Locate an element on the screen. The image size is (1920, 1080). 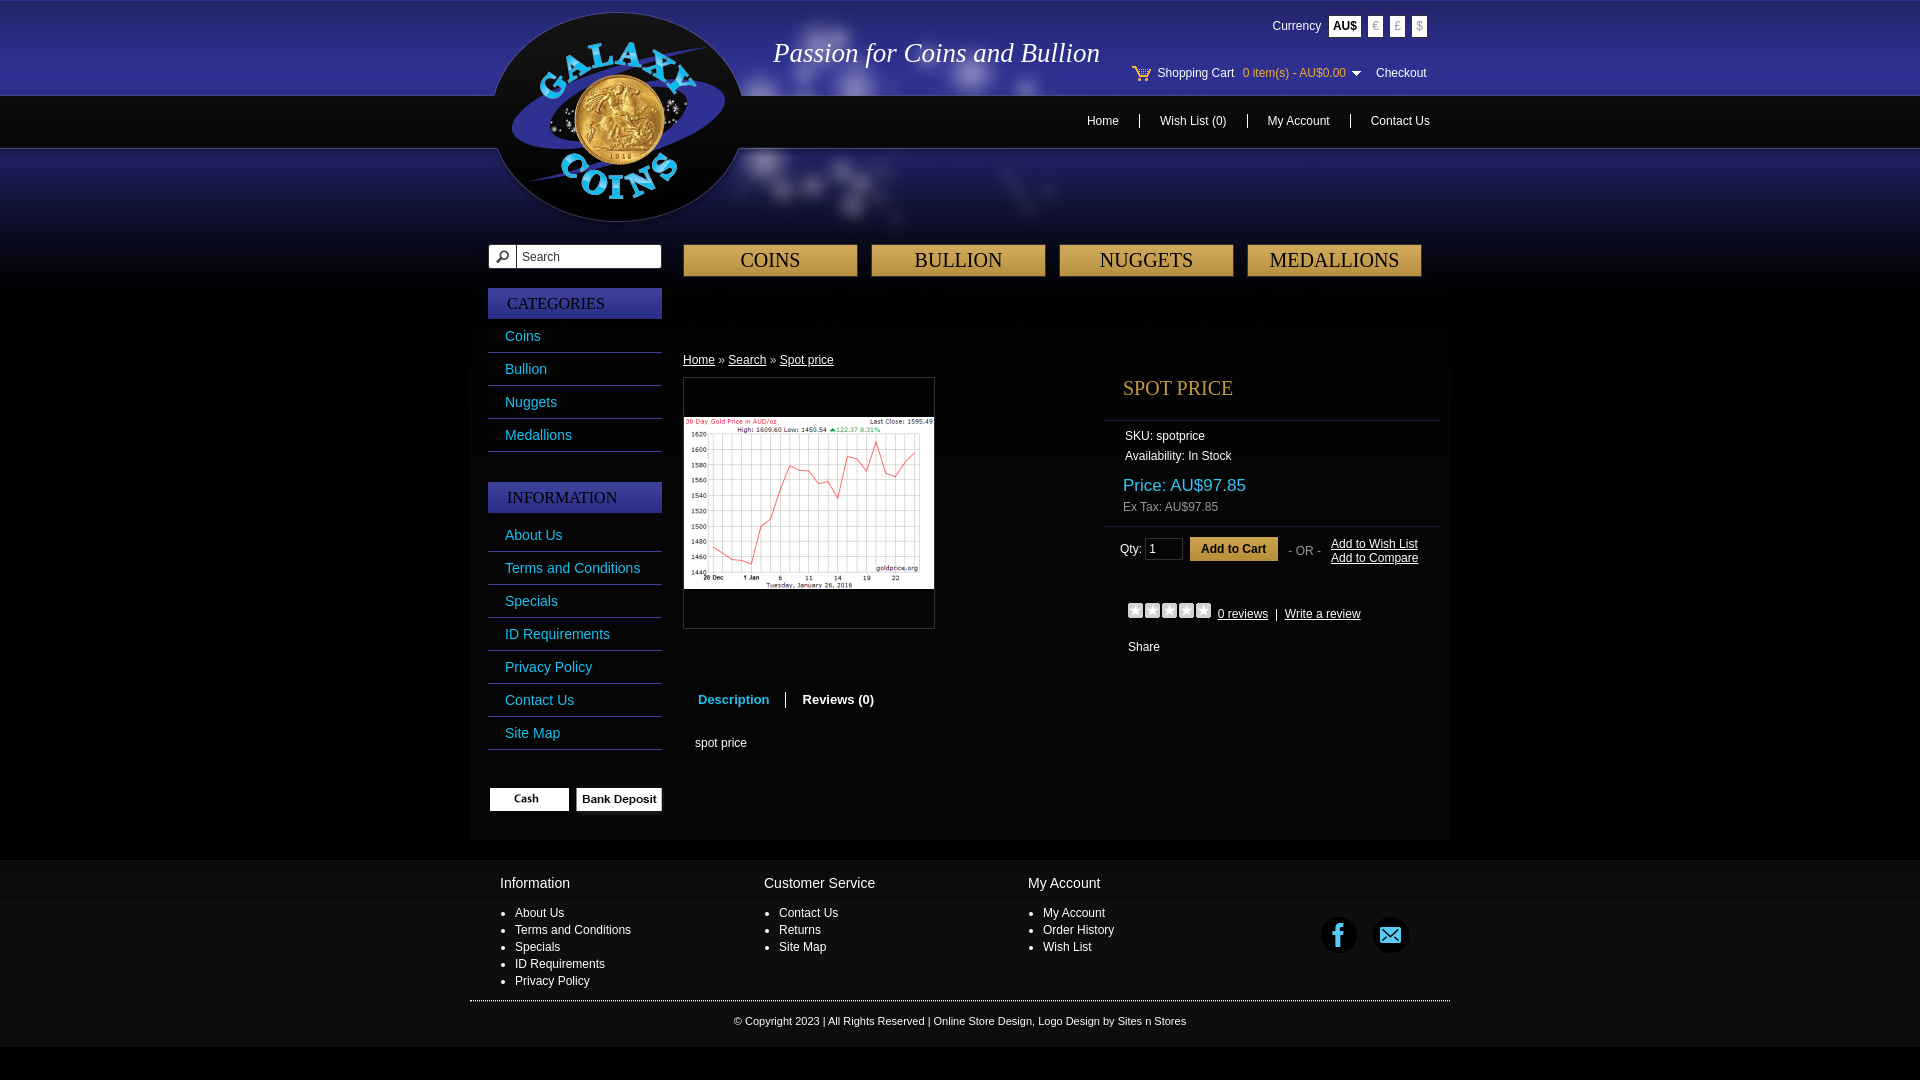
'Checkout' is located at coordinates (1400, 72).